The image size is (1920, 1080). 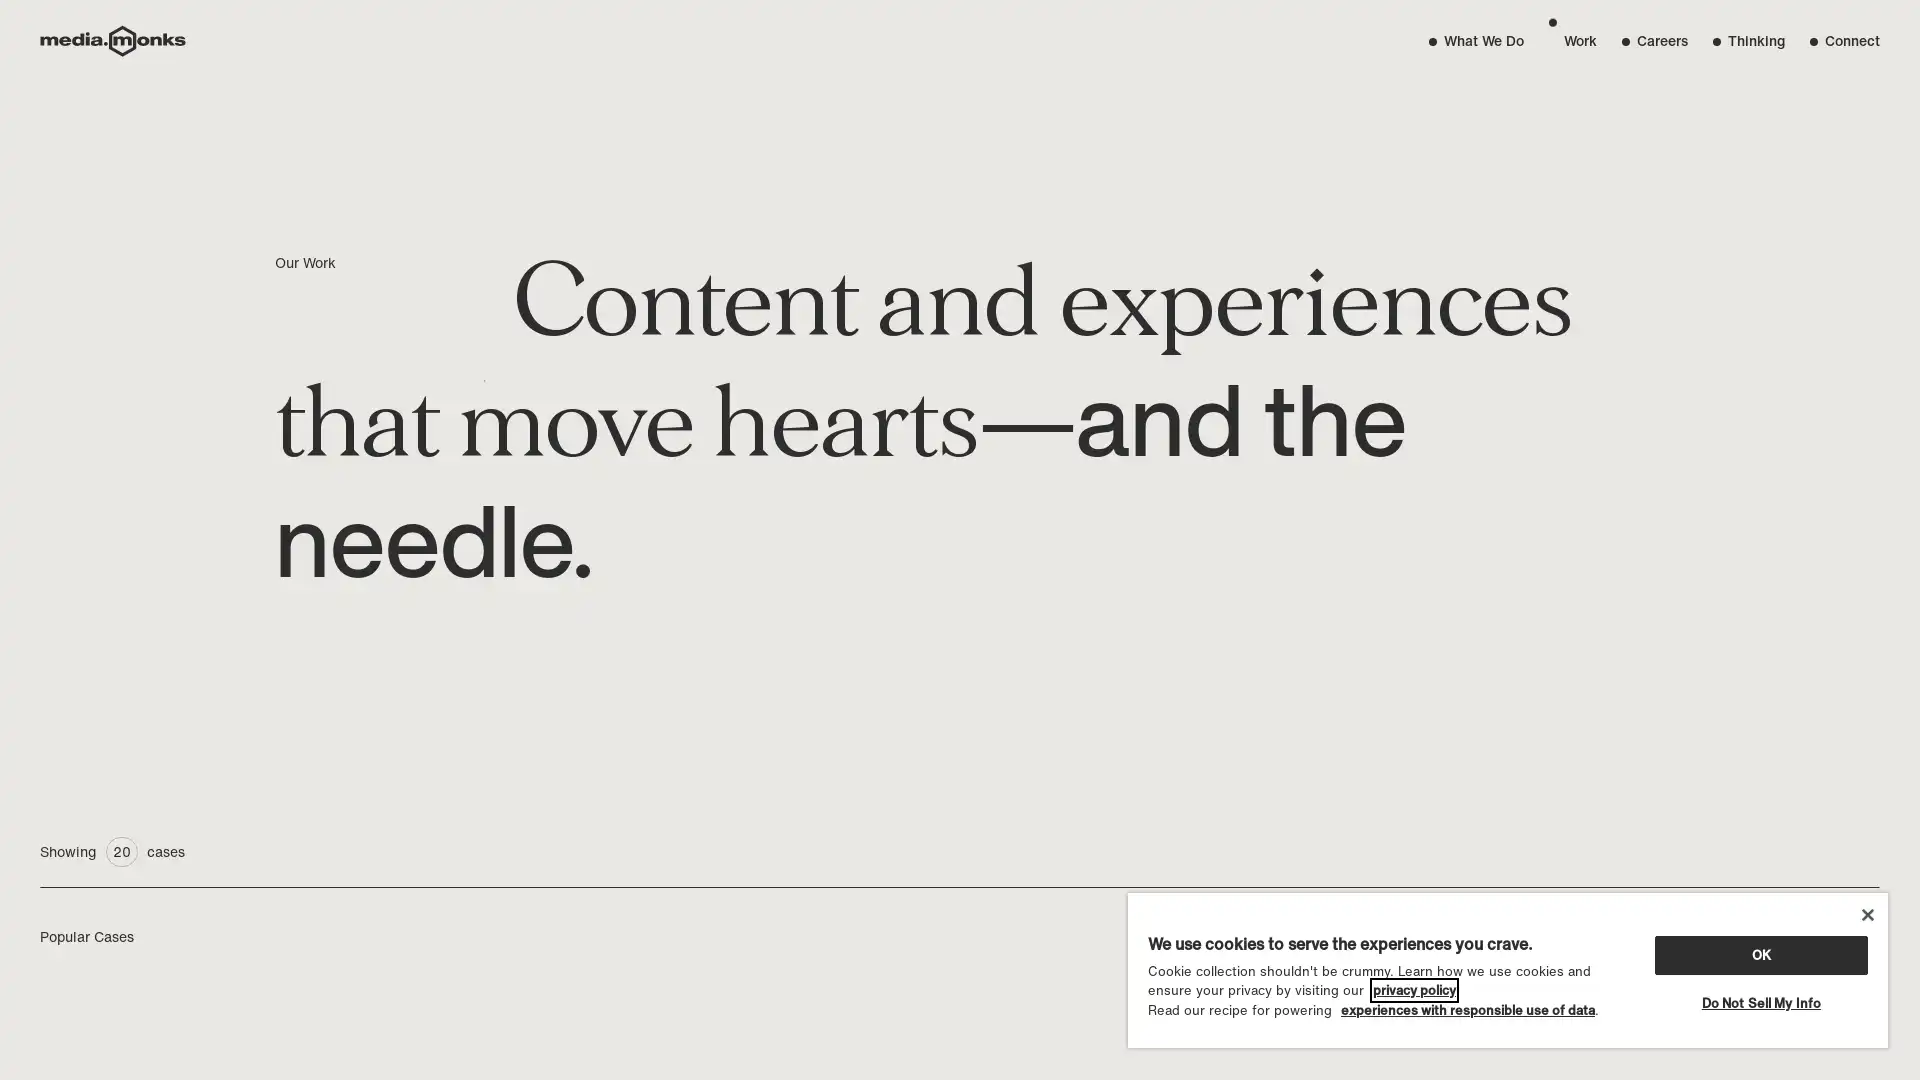 What do you see at coordinates (1760, 953) in the screenshot?
I see `OK` at bounding box center [1760, 953].